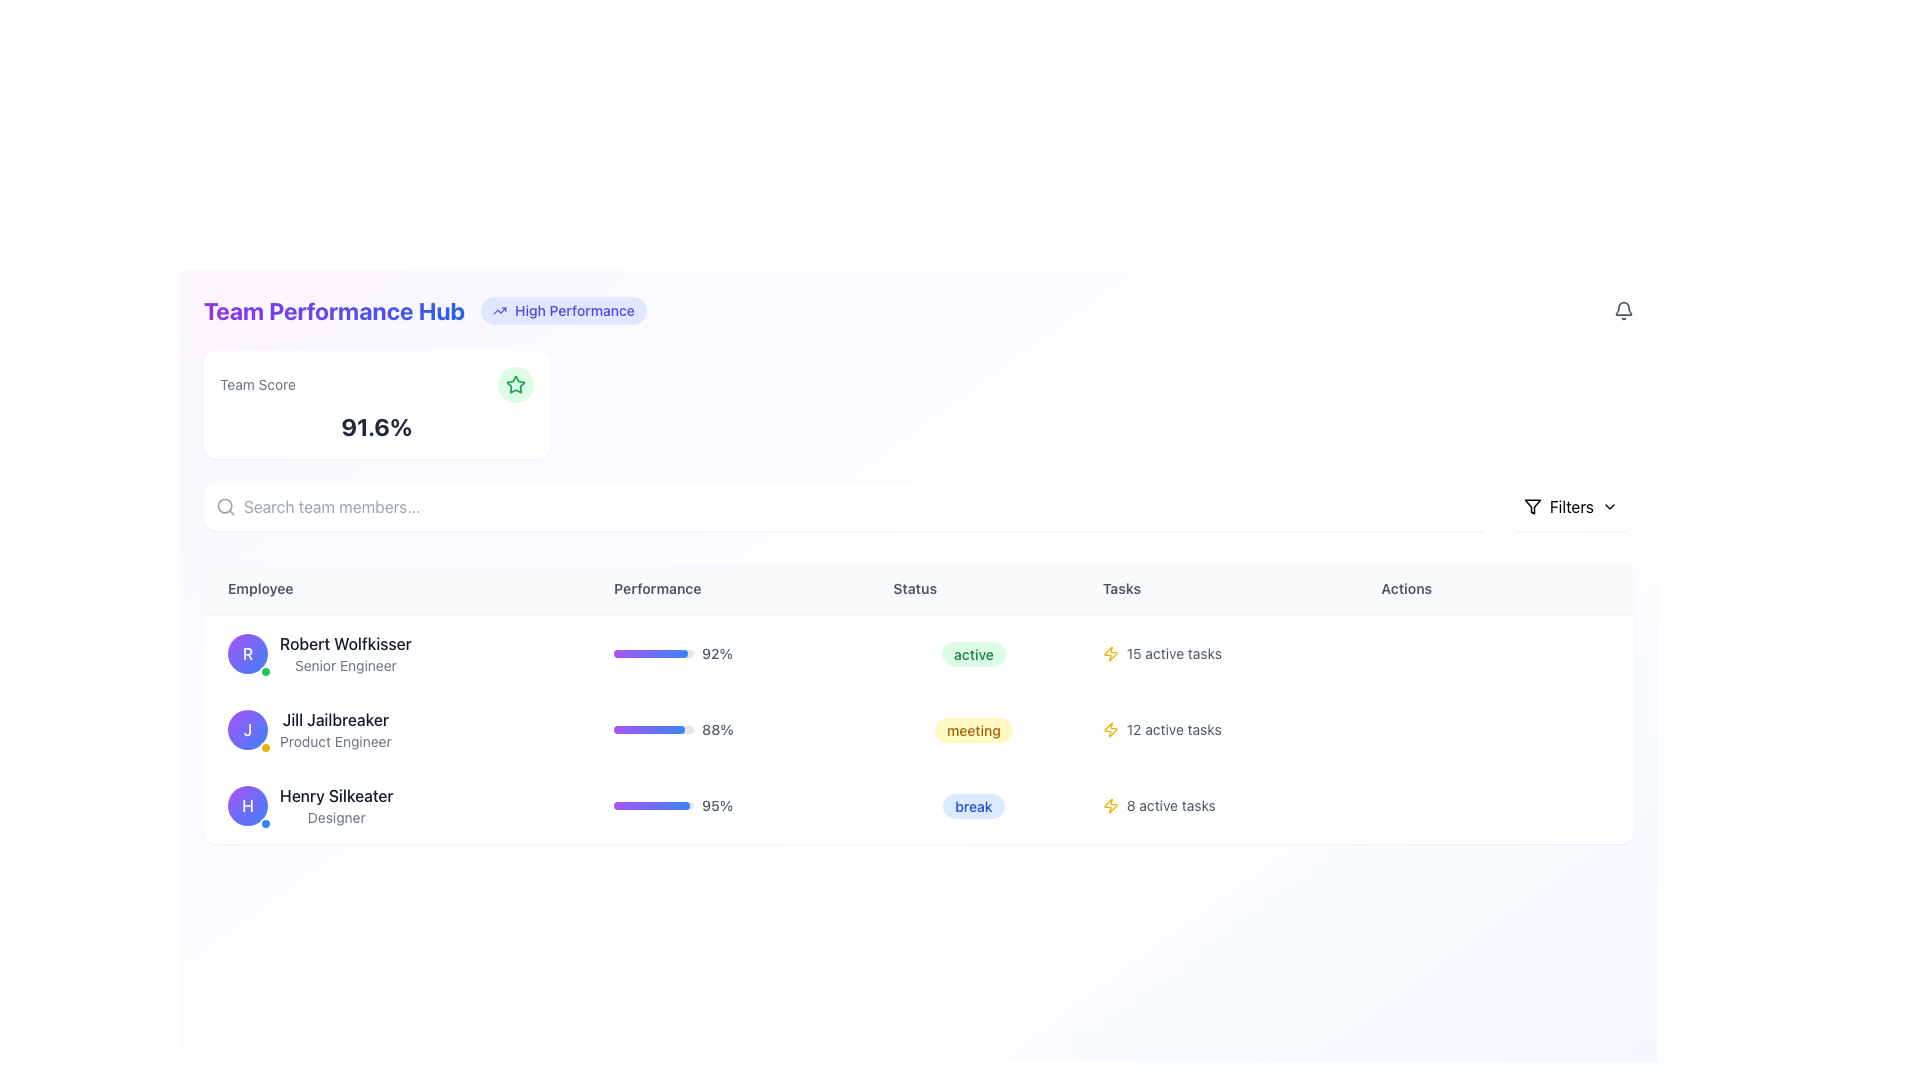 This screenshot has height=1080, width=1920. What do you see at coordinates (1109, 654) in the screenshot?
I see `the lightning bolt icon in the 'Tasks' column for 'Henry Silkeater', which is styled in yellow and located next to the active tasks text` at bounding box center [1109, 654].